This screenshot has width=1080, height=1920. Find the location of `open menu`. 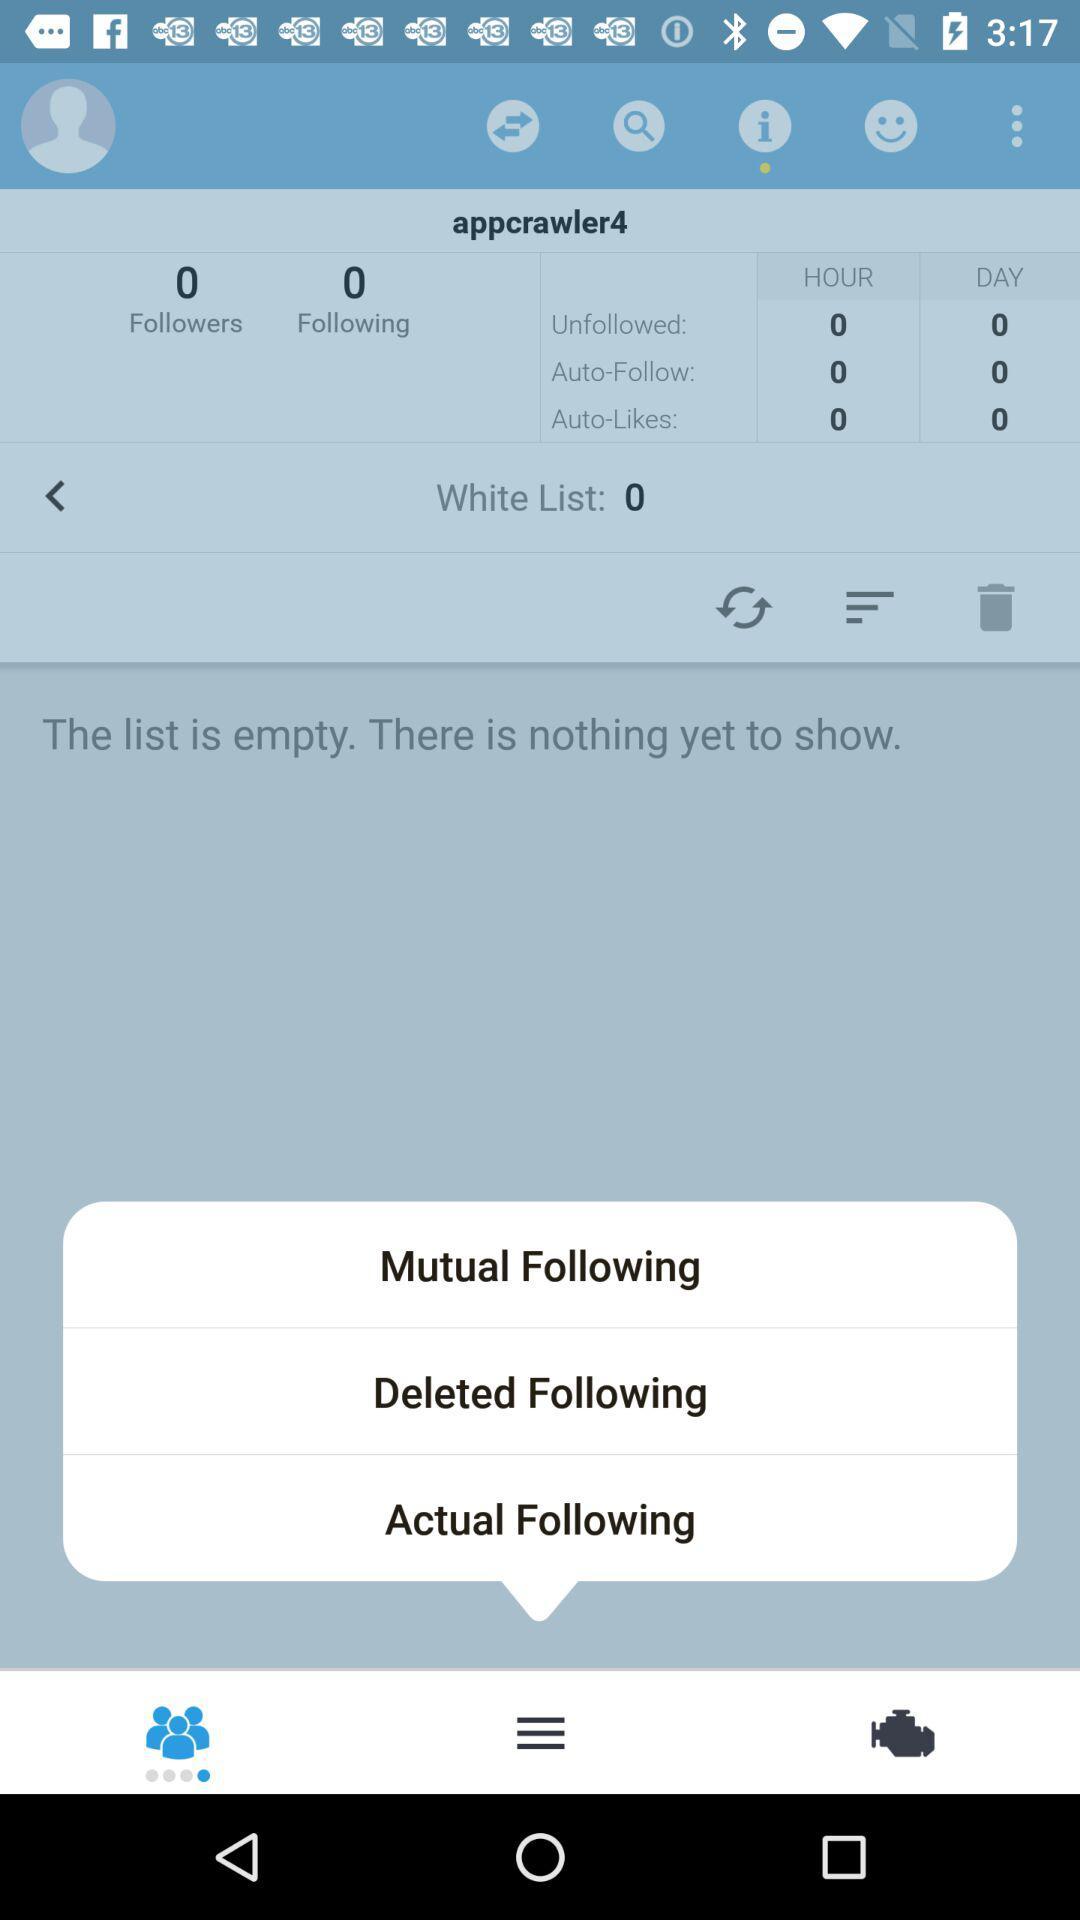

open menu is located at coordinates (540, 1730).